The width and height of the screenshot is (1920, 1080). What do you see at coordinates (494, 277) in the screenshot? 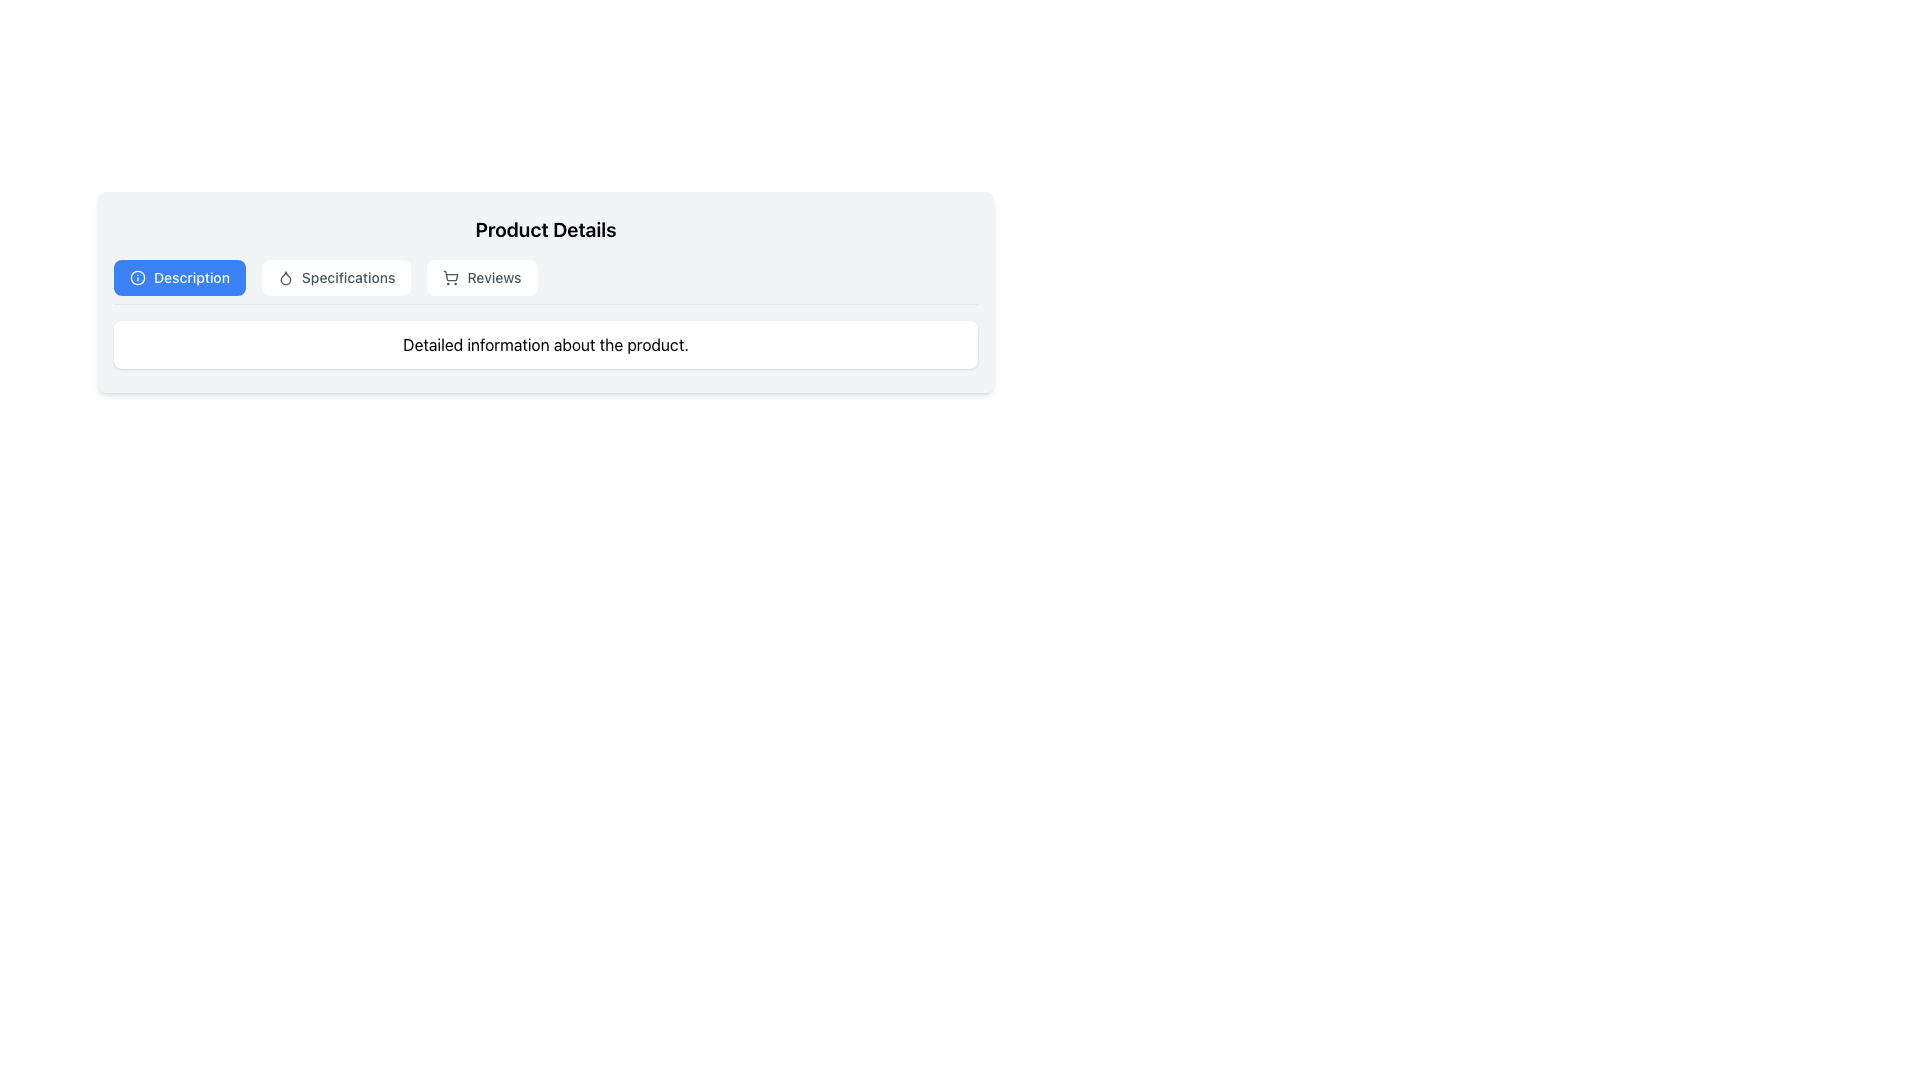
I see `text label displaying 'Reviews' which is located in the navigation area, immediately to the right of the shopping cart icon` at bounding box center [494, 277].